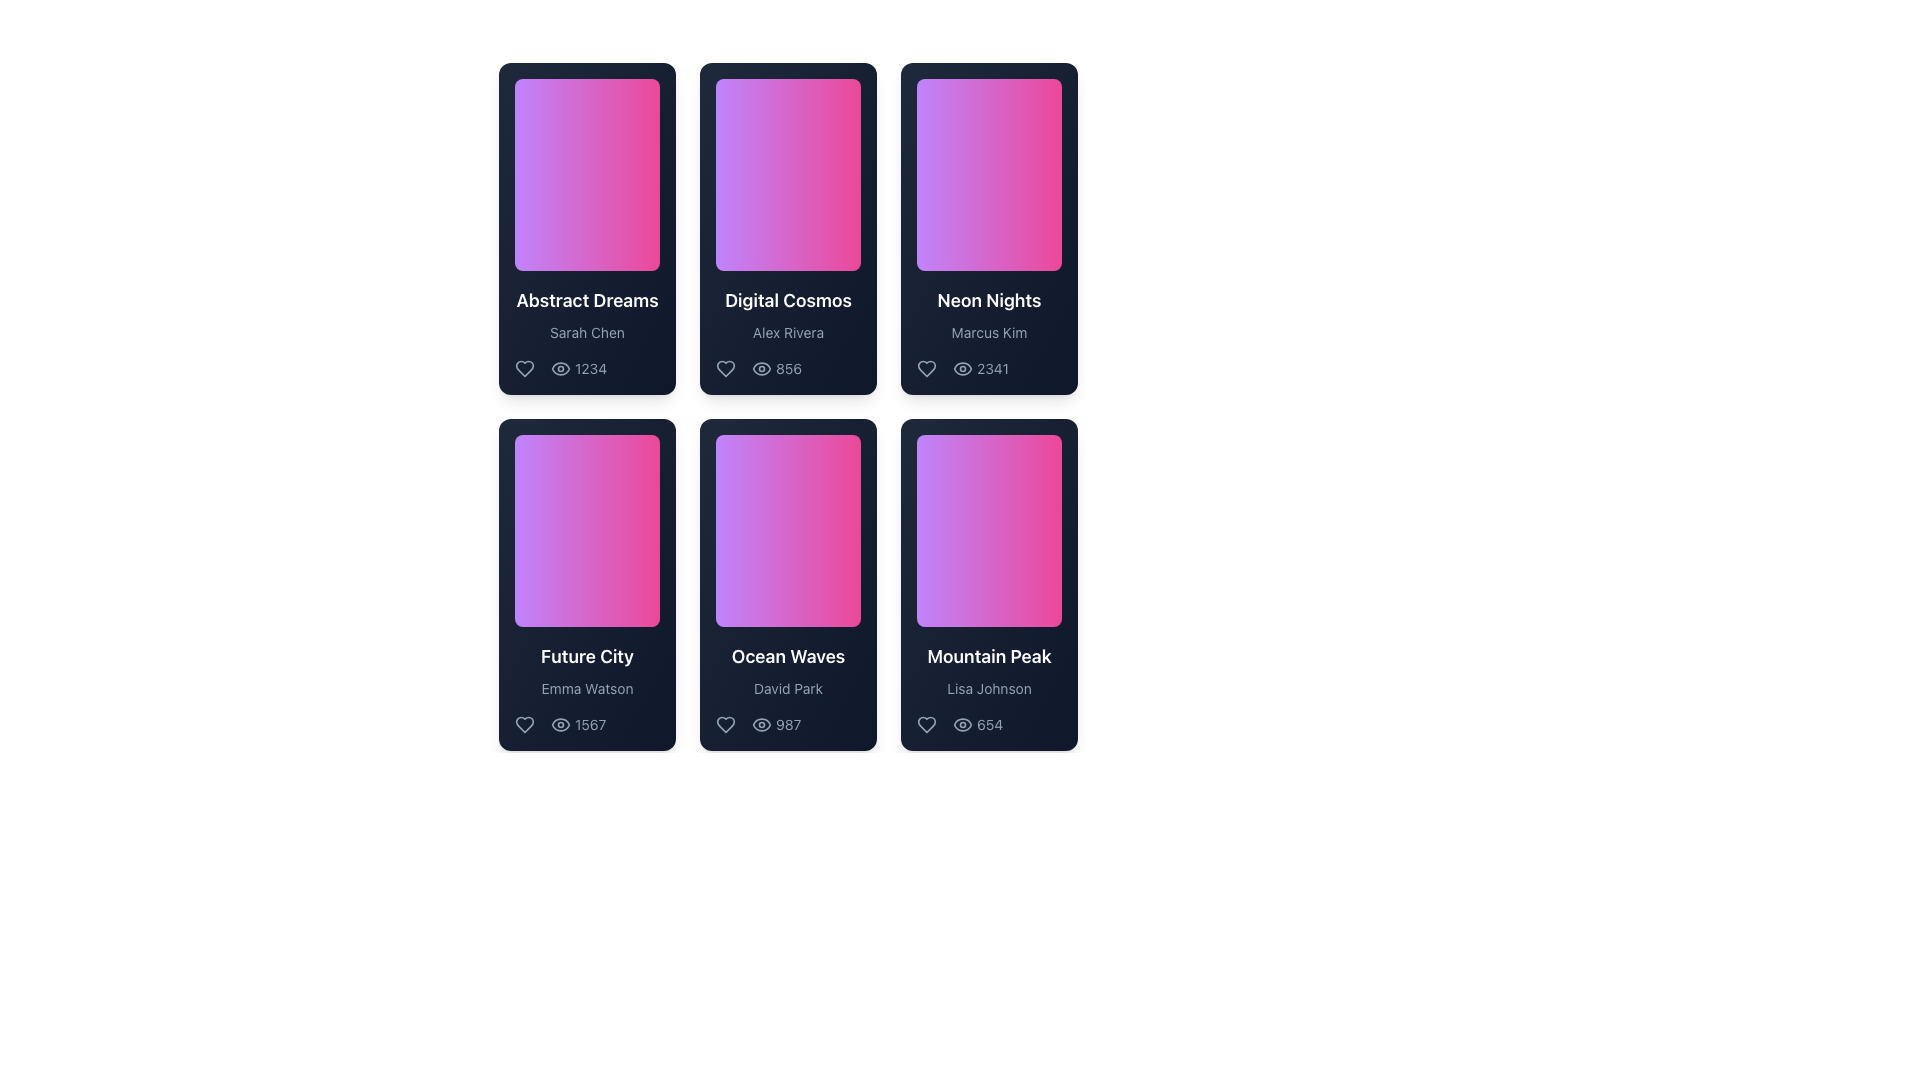  What do you see at coordinates (761, 725) in the screenshot?
I see `the visual marker icon indicating views related to the 'Ocean Waves' card, located in the second row and second column of the grid, immediately to the left of the number '987'` at bounding box center [761, 725].